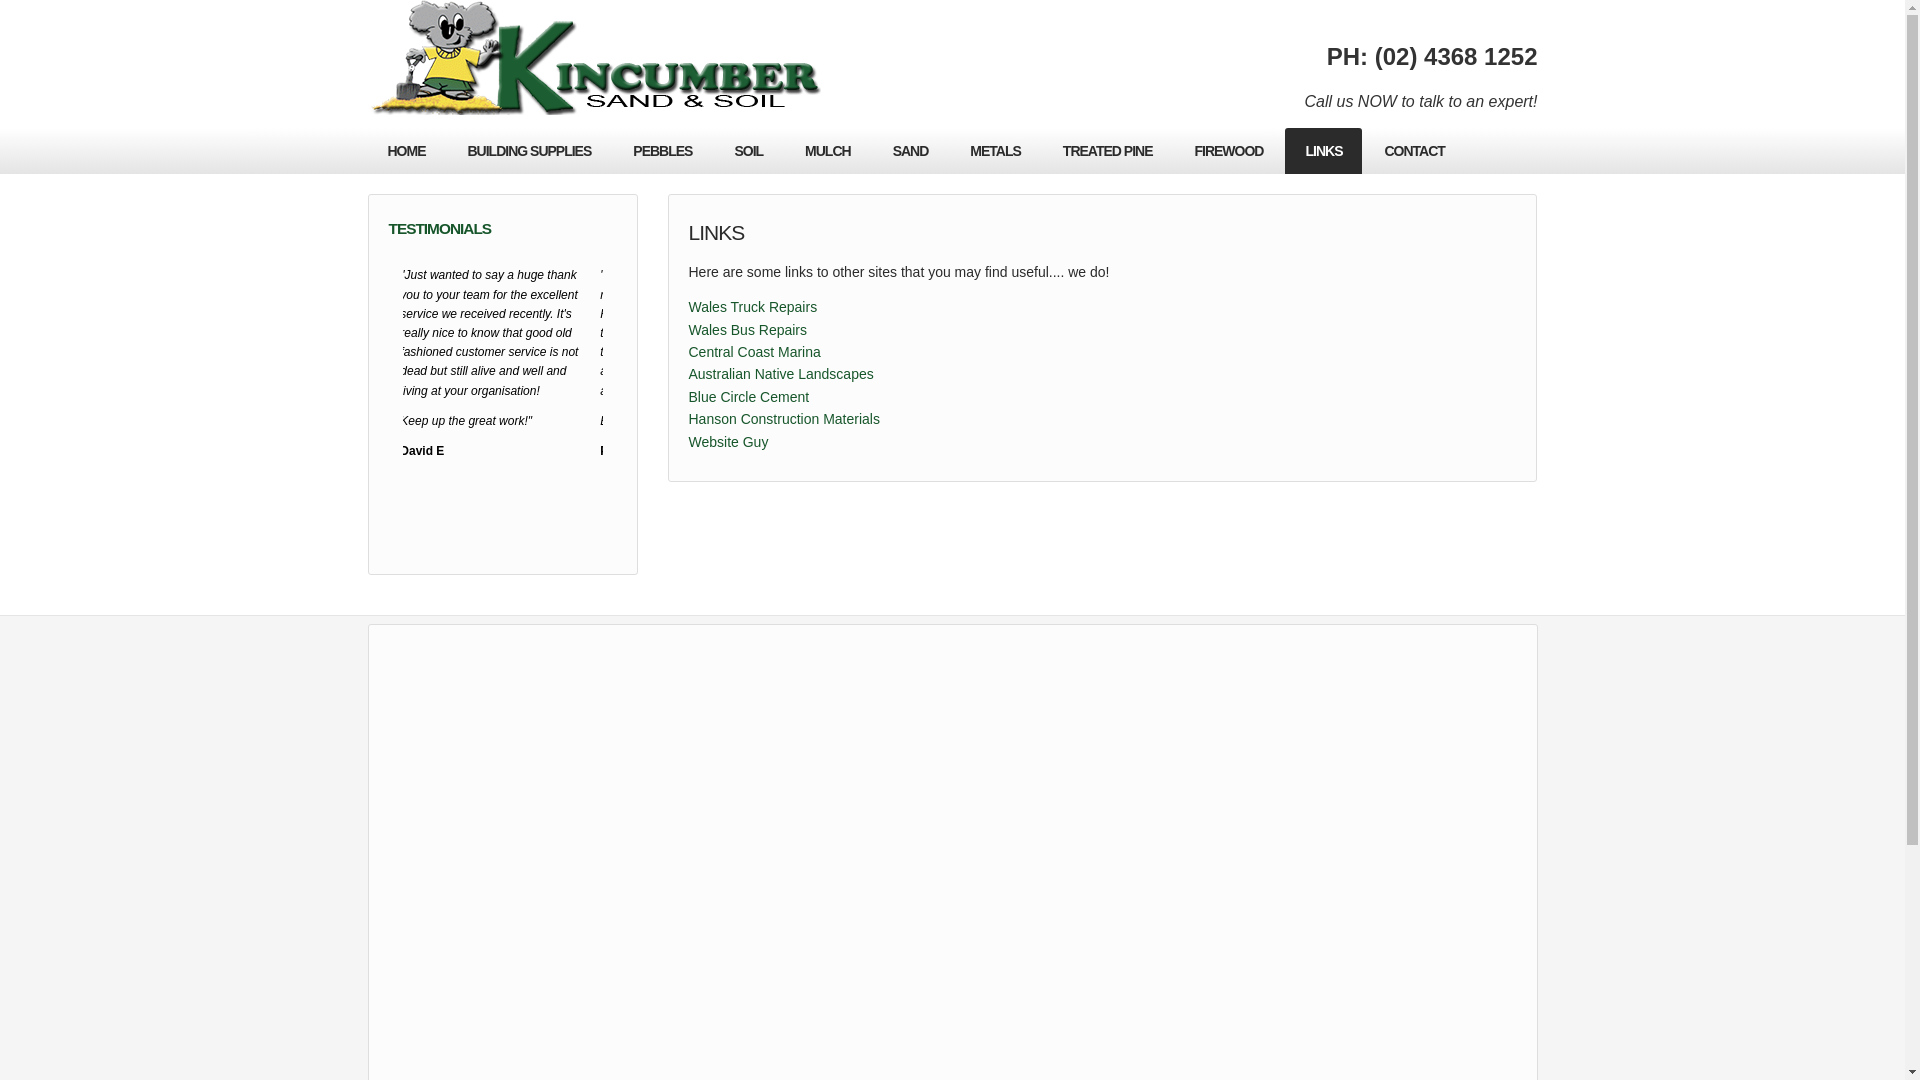  Describe the element at coordinates (747, 397) in the screenshot. I see `'Blue Circle Cement'` at that location.